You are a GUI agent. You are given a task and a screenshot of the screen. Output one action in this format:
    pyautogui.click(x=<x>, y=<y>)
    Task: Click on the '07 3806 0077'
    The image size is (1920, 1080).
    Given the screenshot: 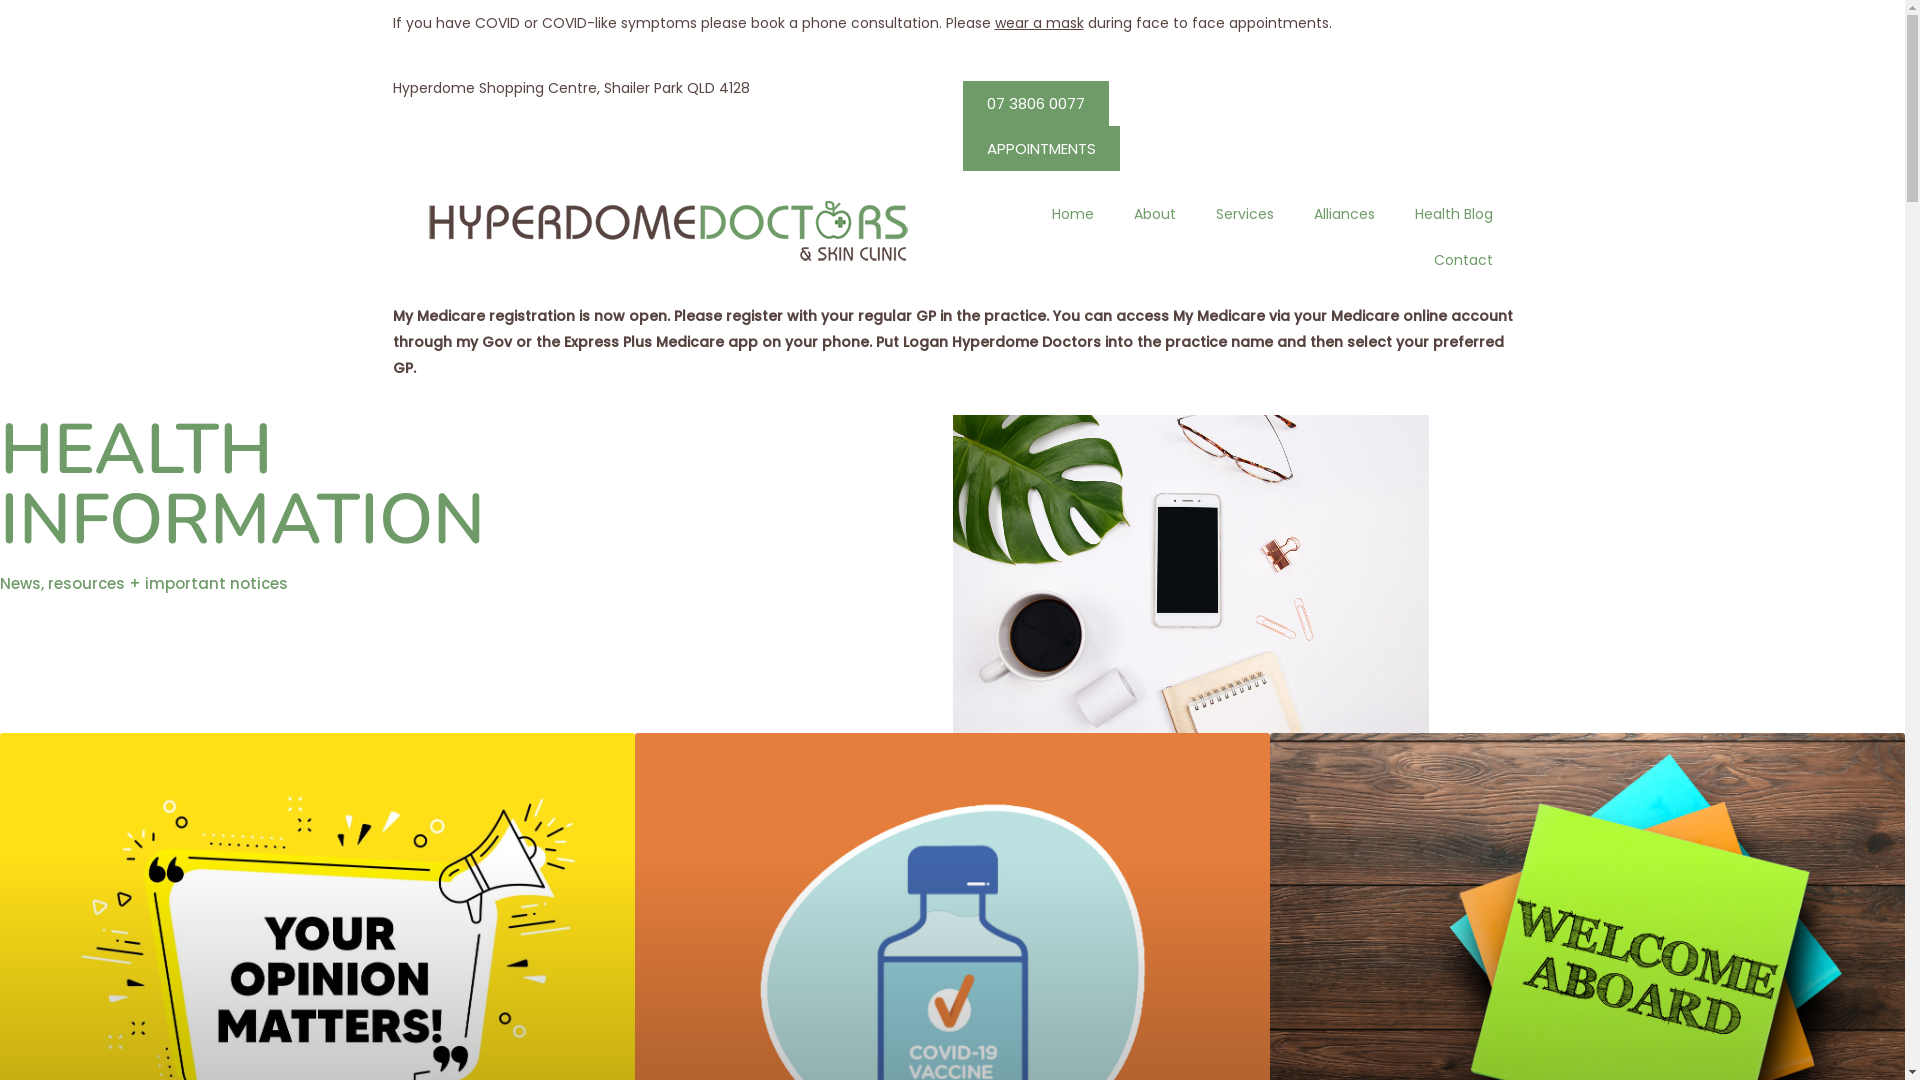 What is the action you would take?
    pyautogui.click(x=1035, y=102)
    